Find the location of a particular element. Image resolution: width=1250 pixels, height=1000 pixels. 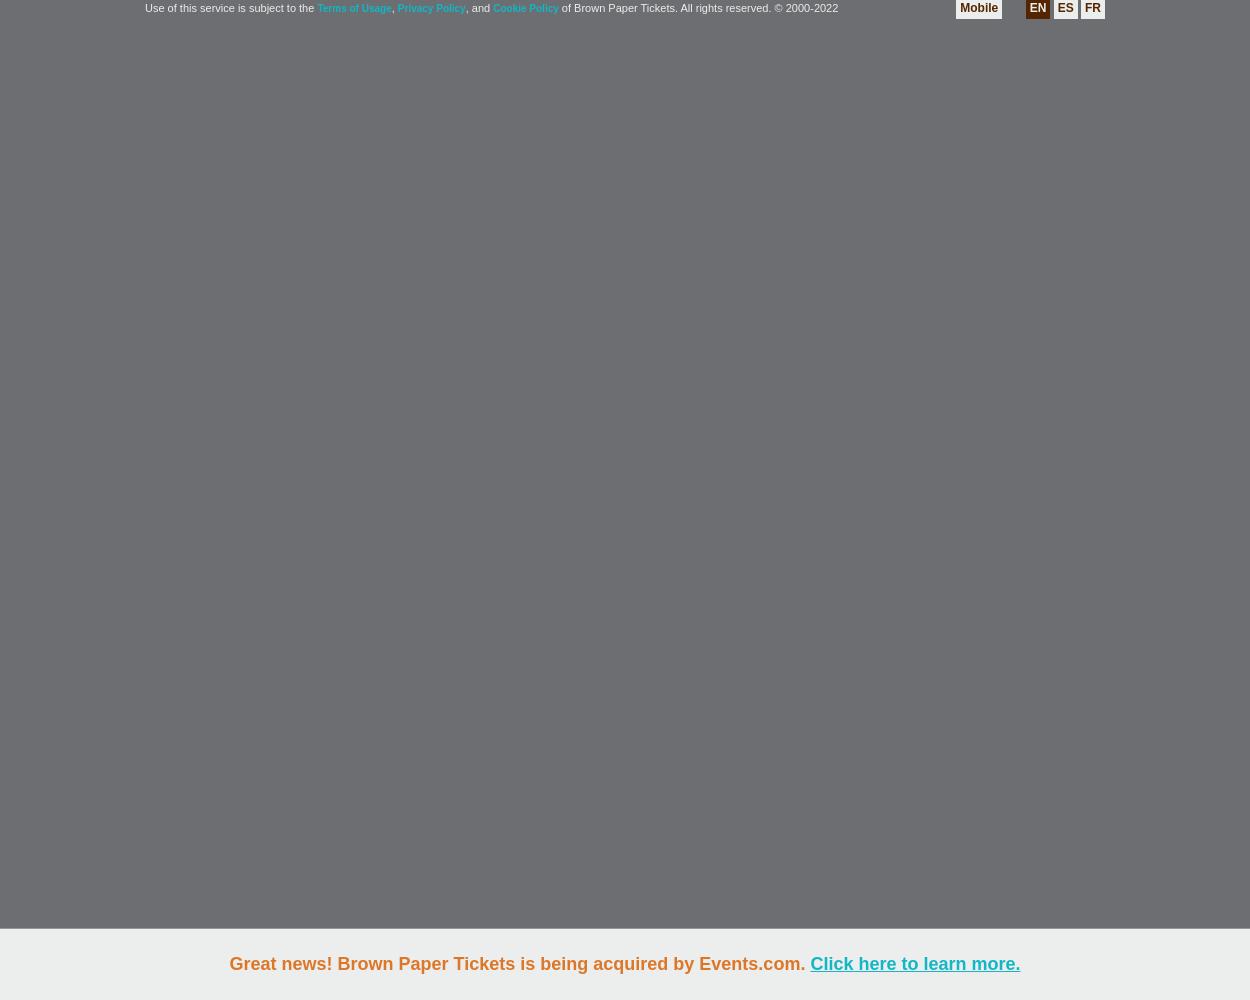

'Click here to learn more.' is located at coordinates (915, 963).